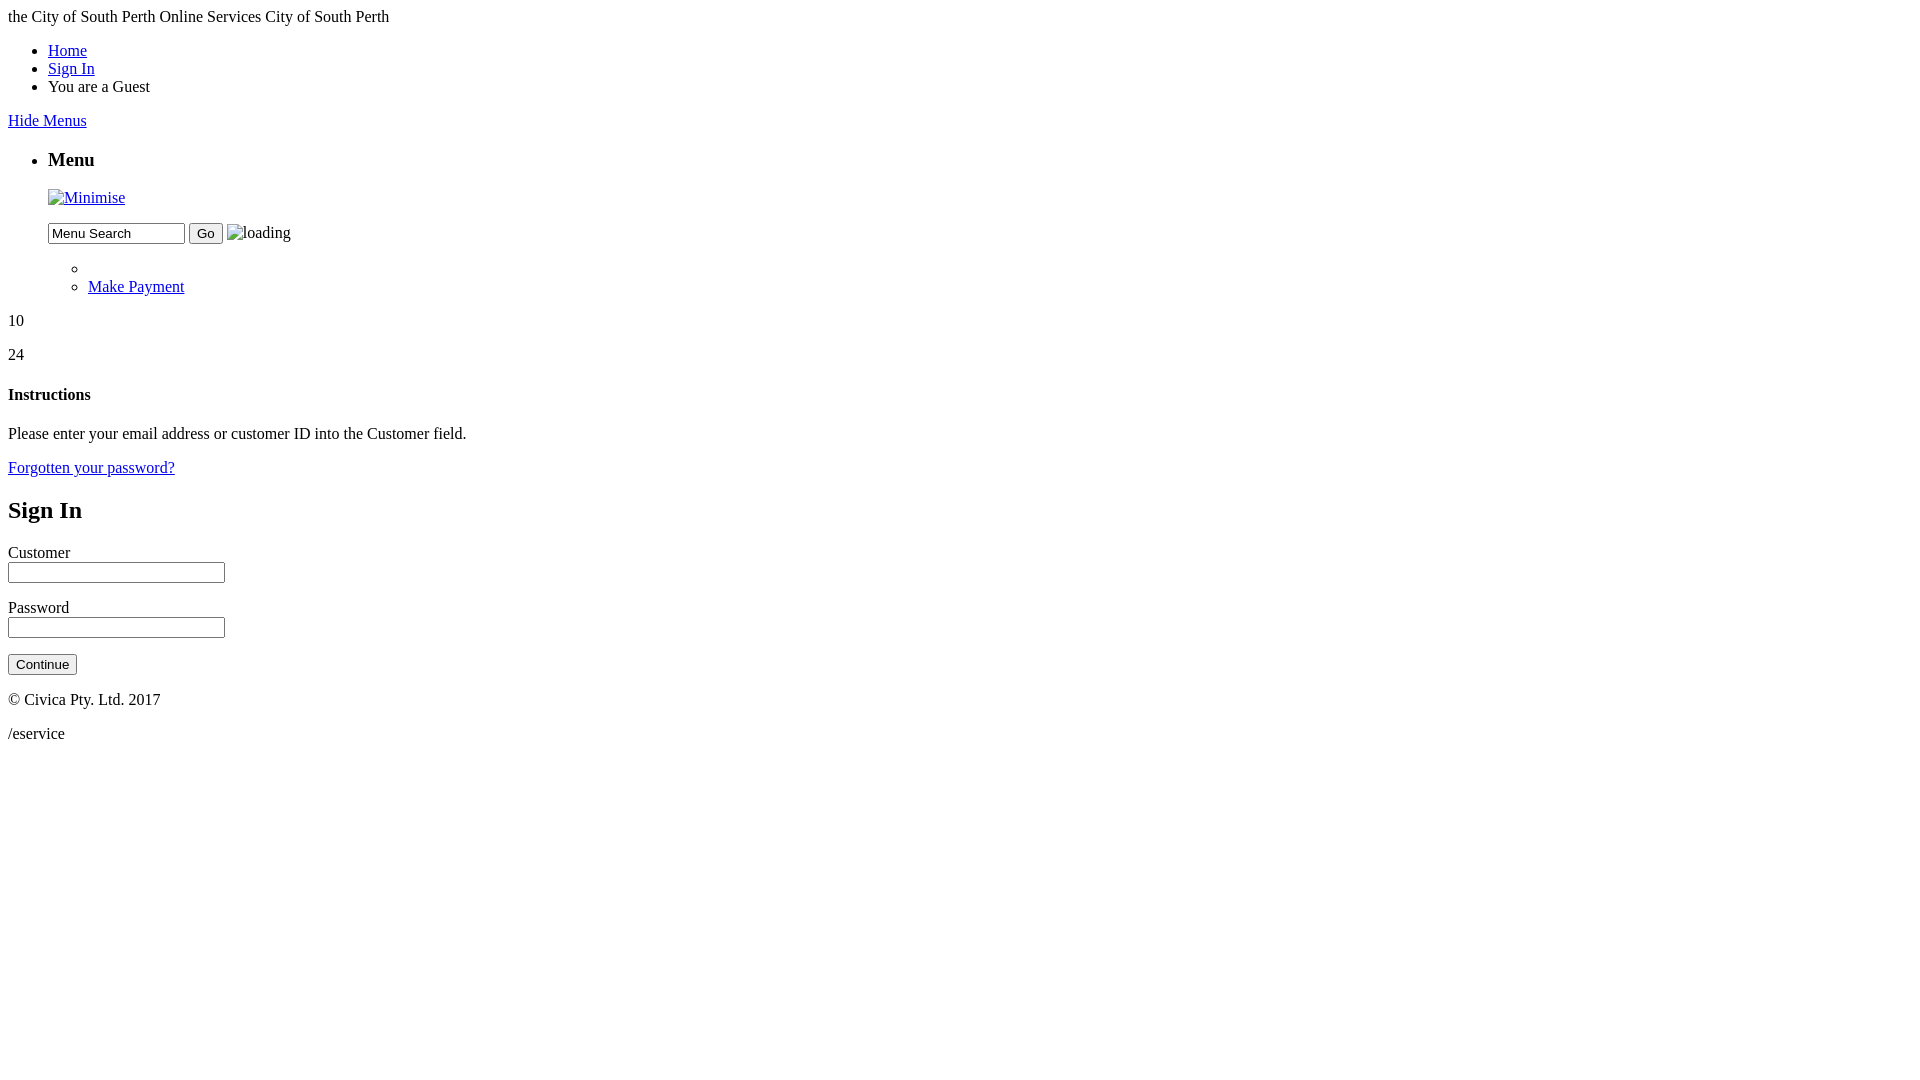 This screenshot has height=1080, width=1920. Describe the element at coordinates (67, 49) in the screenshot. I see `'Home'` at that location.